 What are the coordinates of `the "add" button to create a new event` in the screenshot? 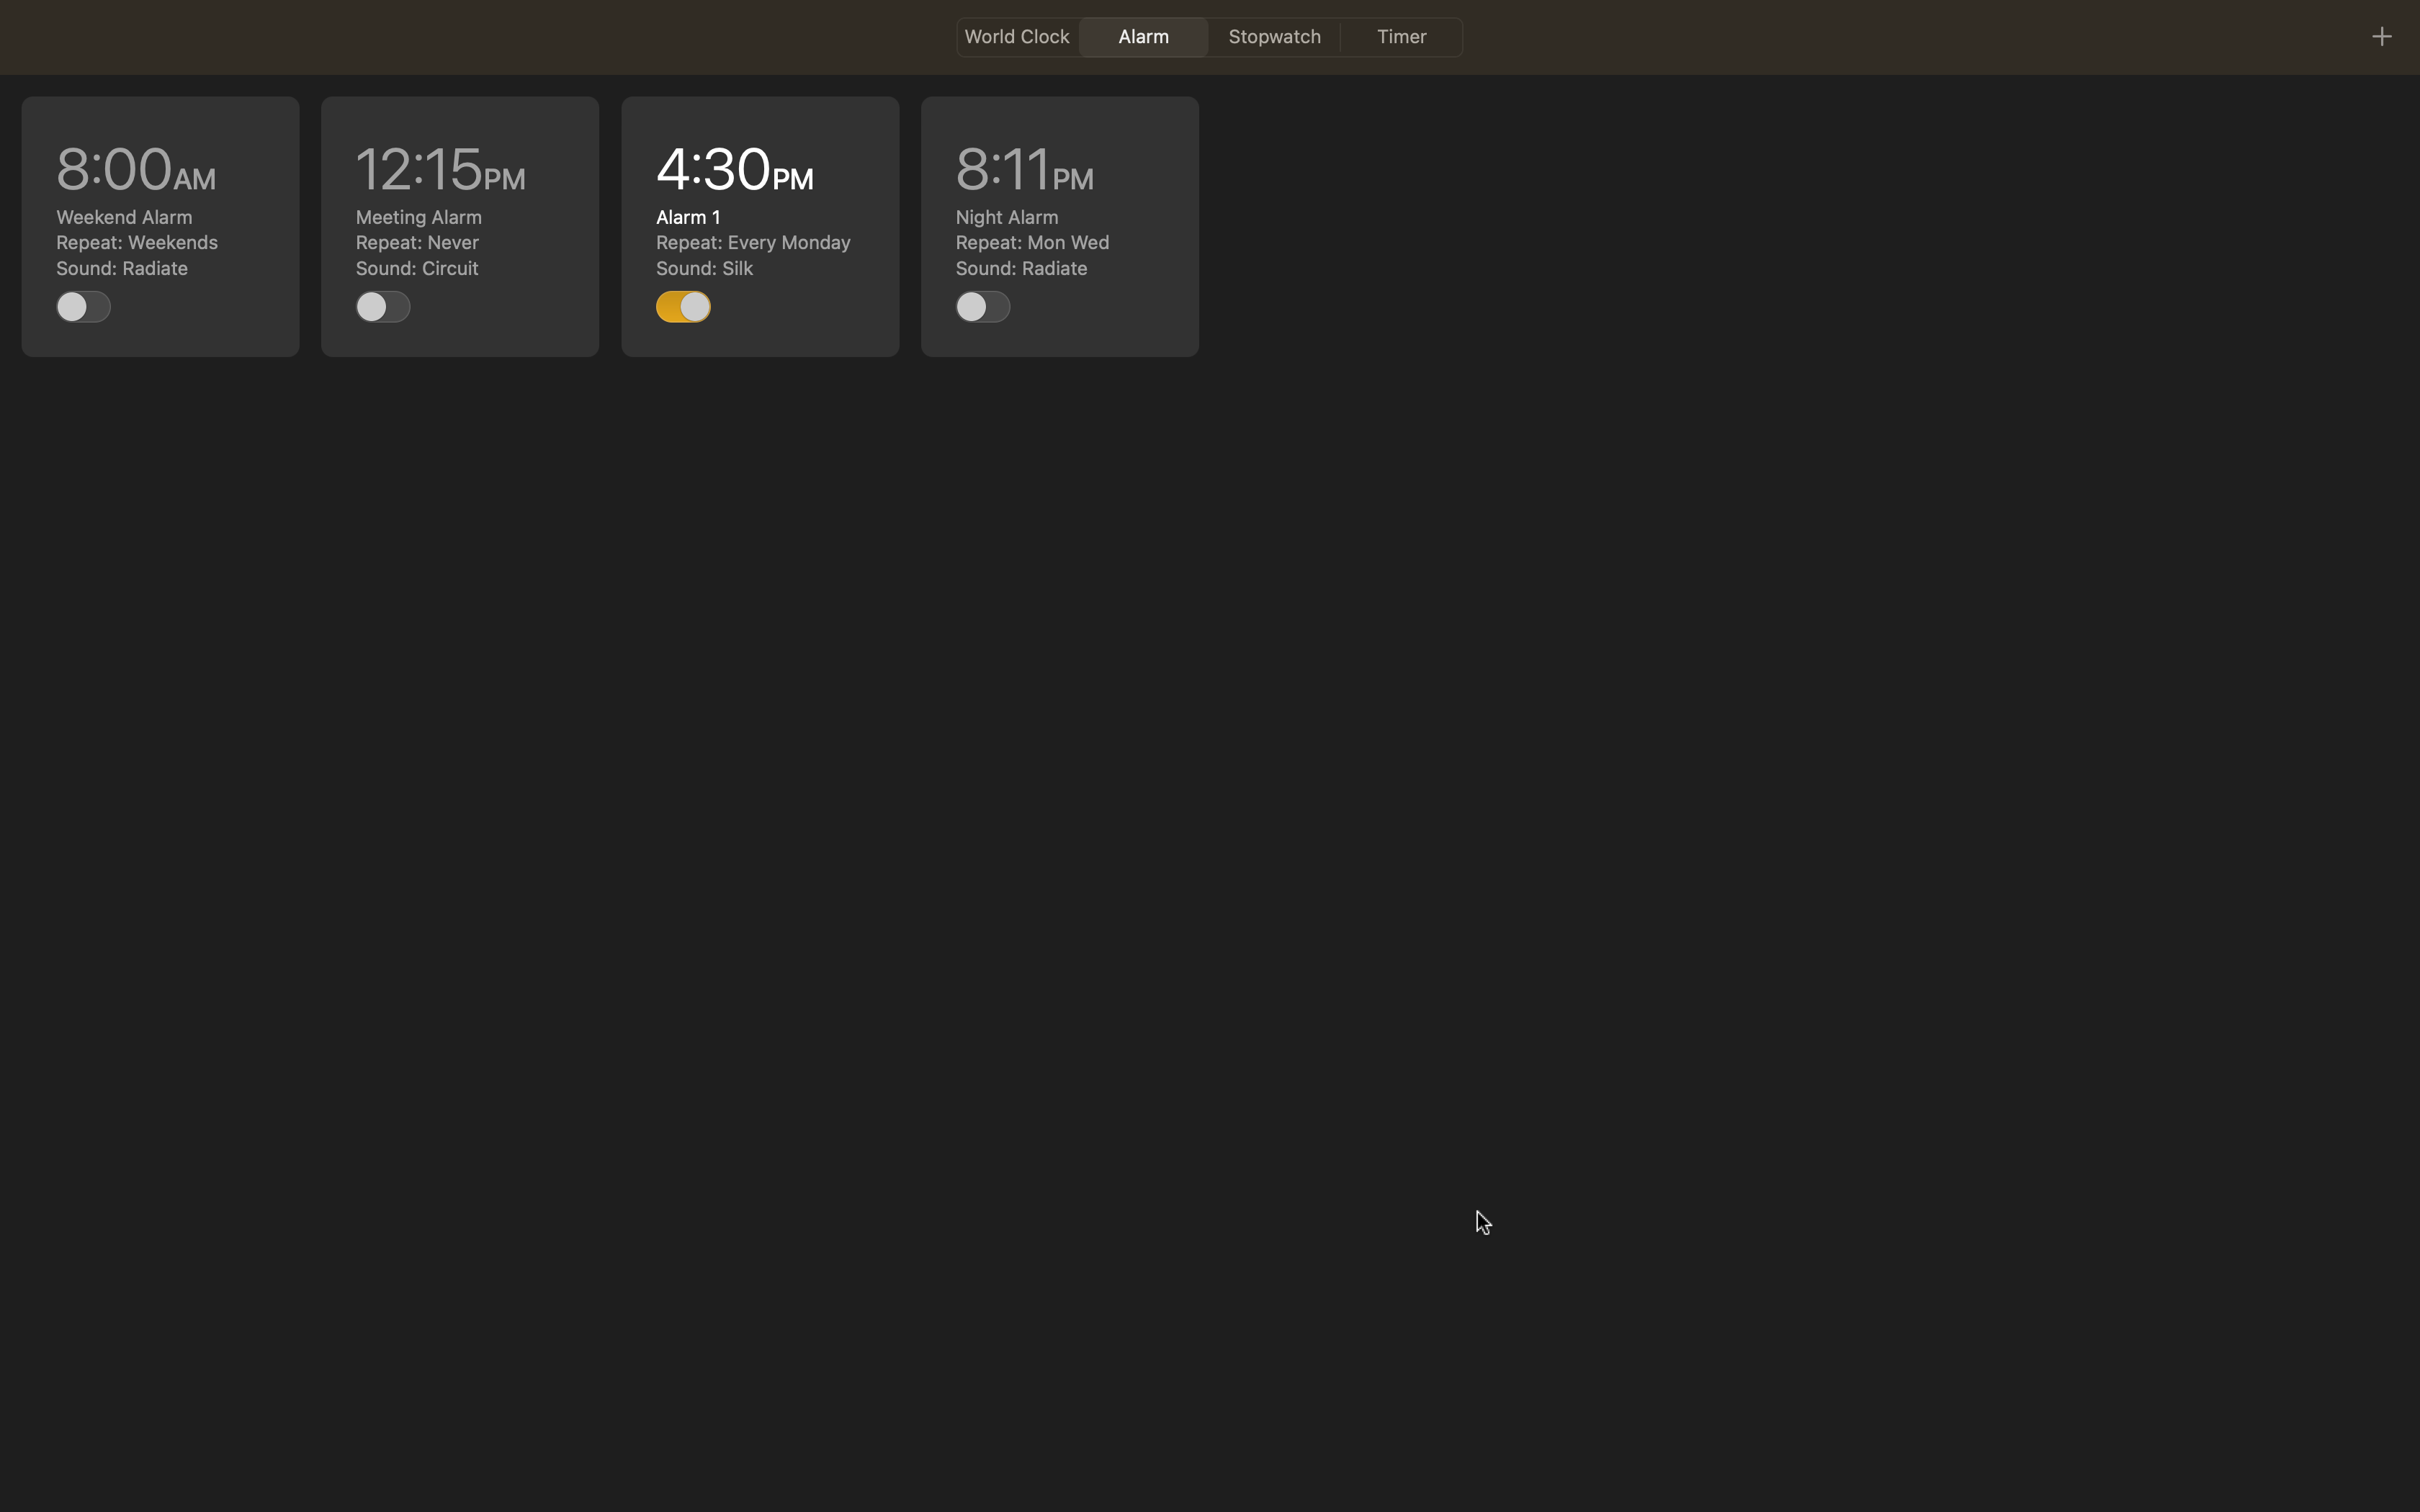 It's located at (2380, 35).